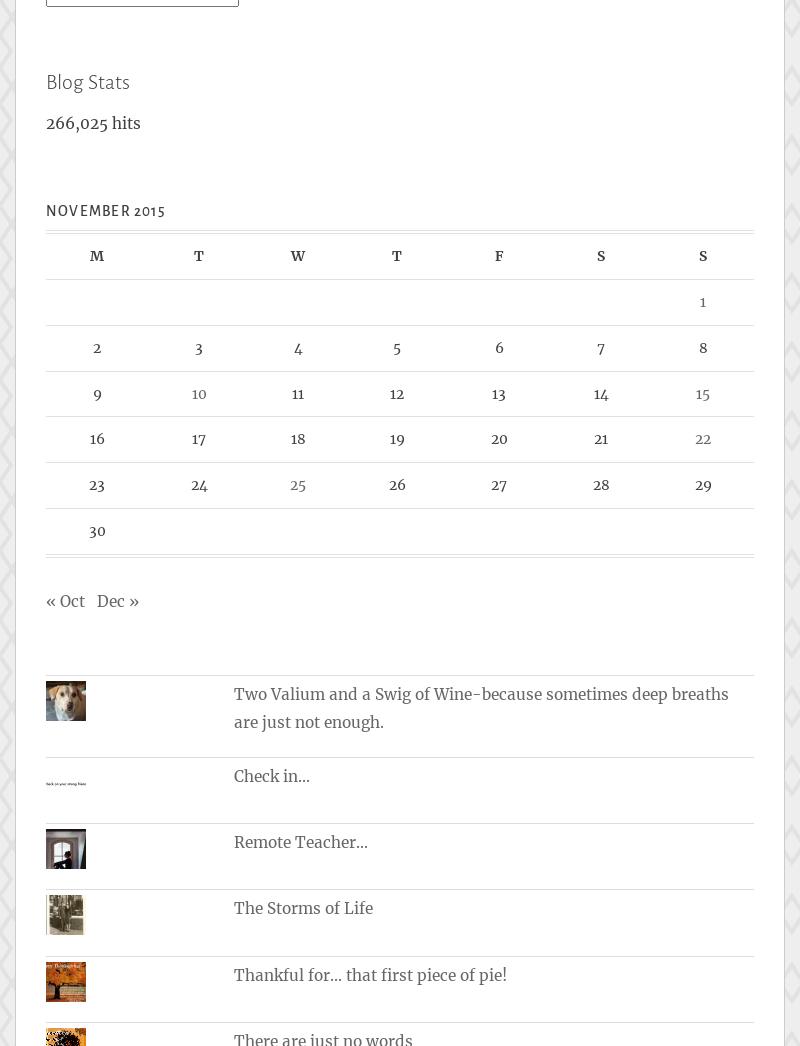  Describe the element at coordinates (117, 600) in the screenshot. I see `'Dec »'` at that location.